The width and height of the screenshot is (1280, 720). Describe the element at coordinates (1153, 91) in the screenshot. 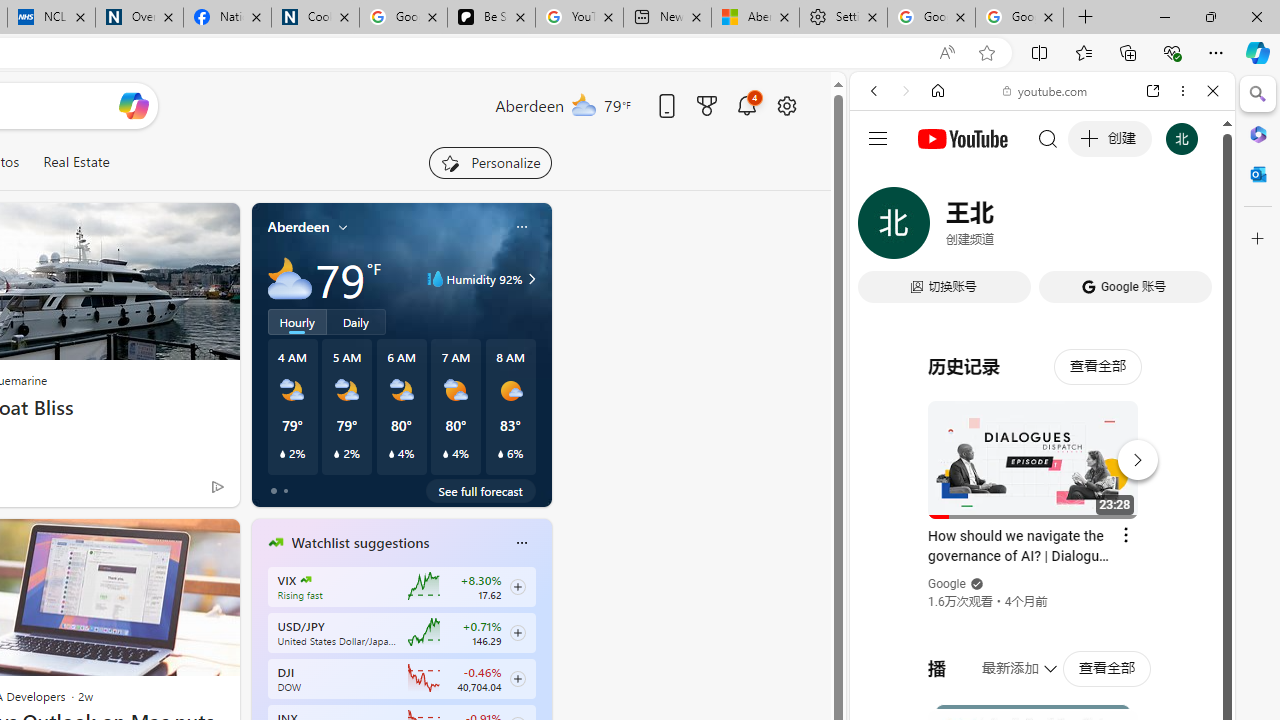

I see `'Open link in new tab'` at that location.